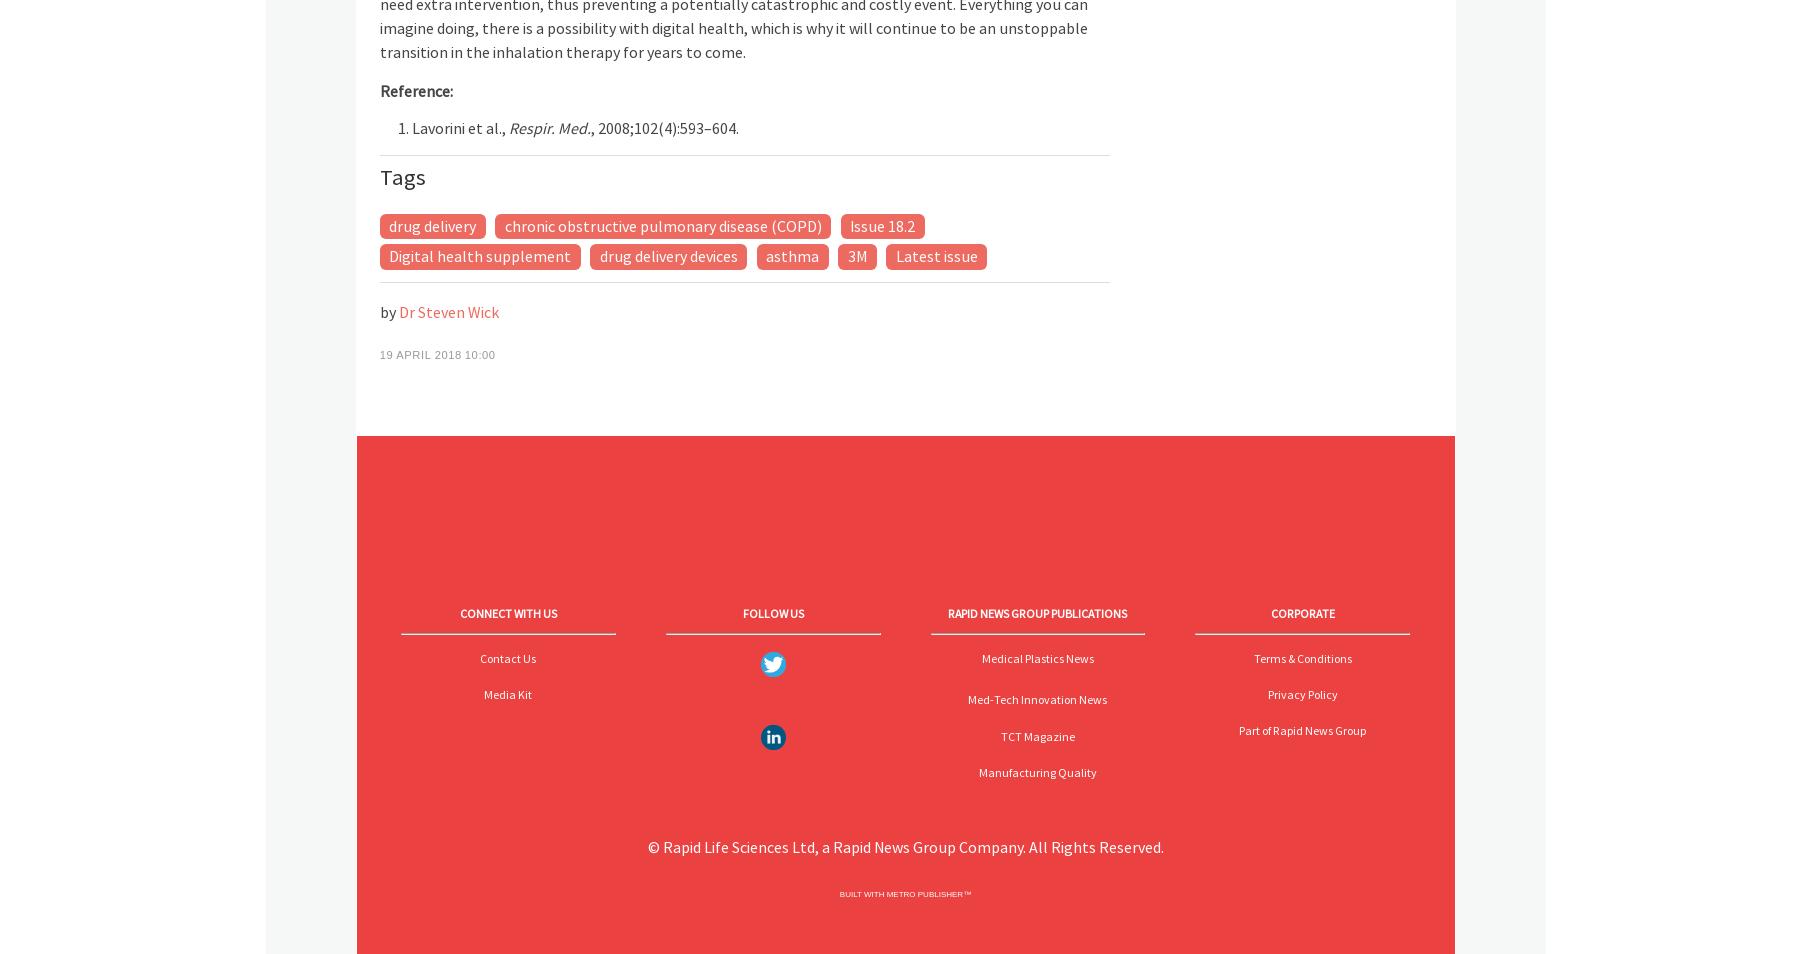  Describe the element at coordinates (547, 127) in the screenshot. I see `'Respir. Med.'` at that location.